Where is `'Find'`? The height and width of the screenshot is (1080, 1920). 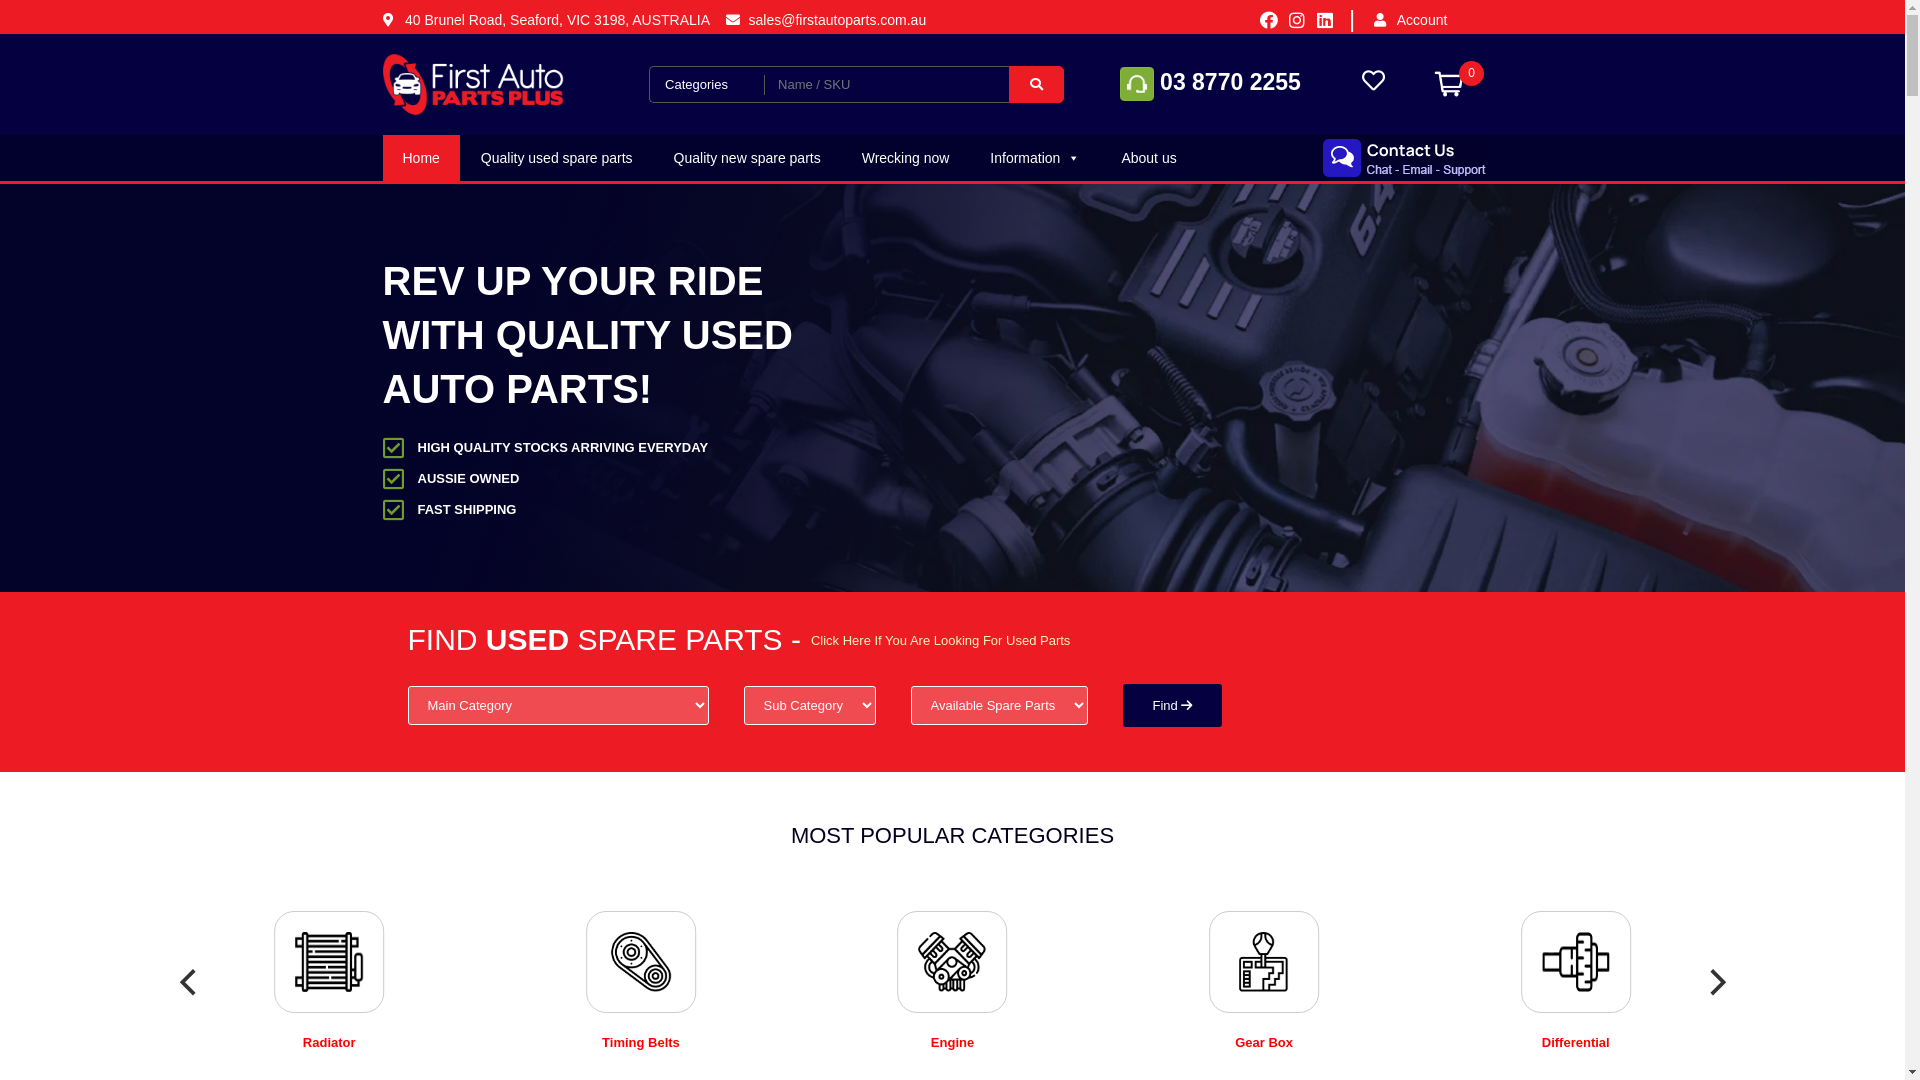
'Find' is located at coordinates (1171, 704).